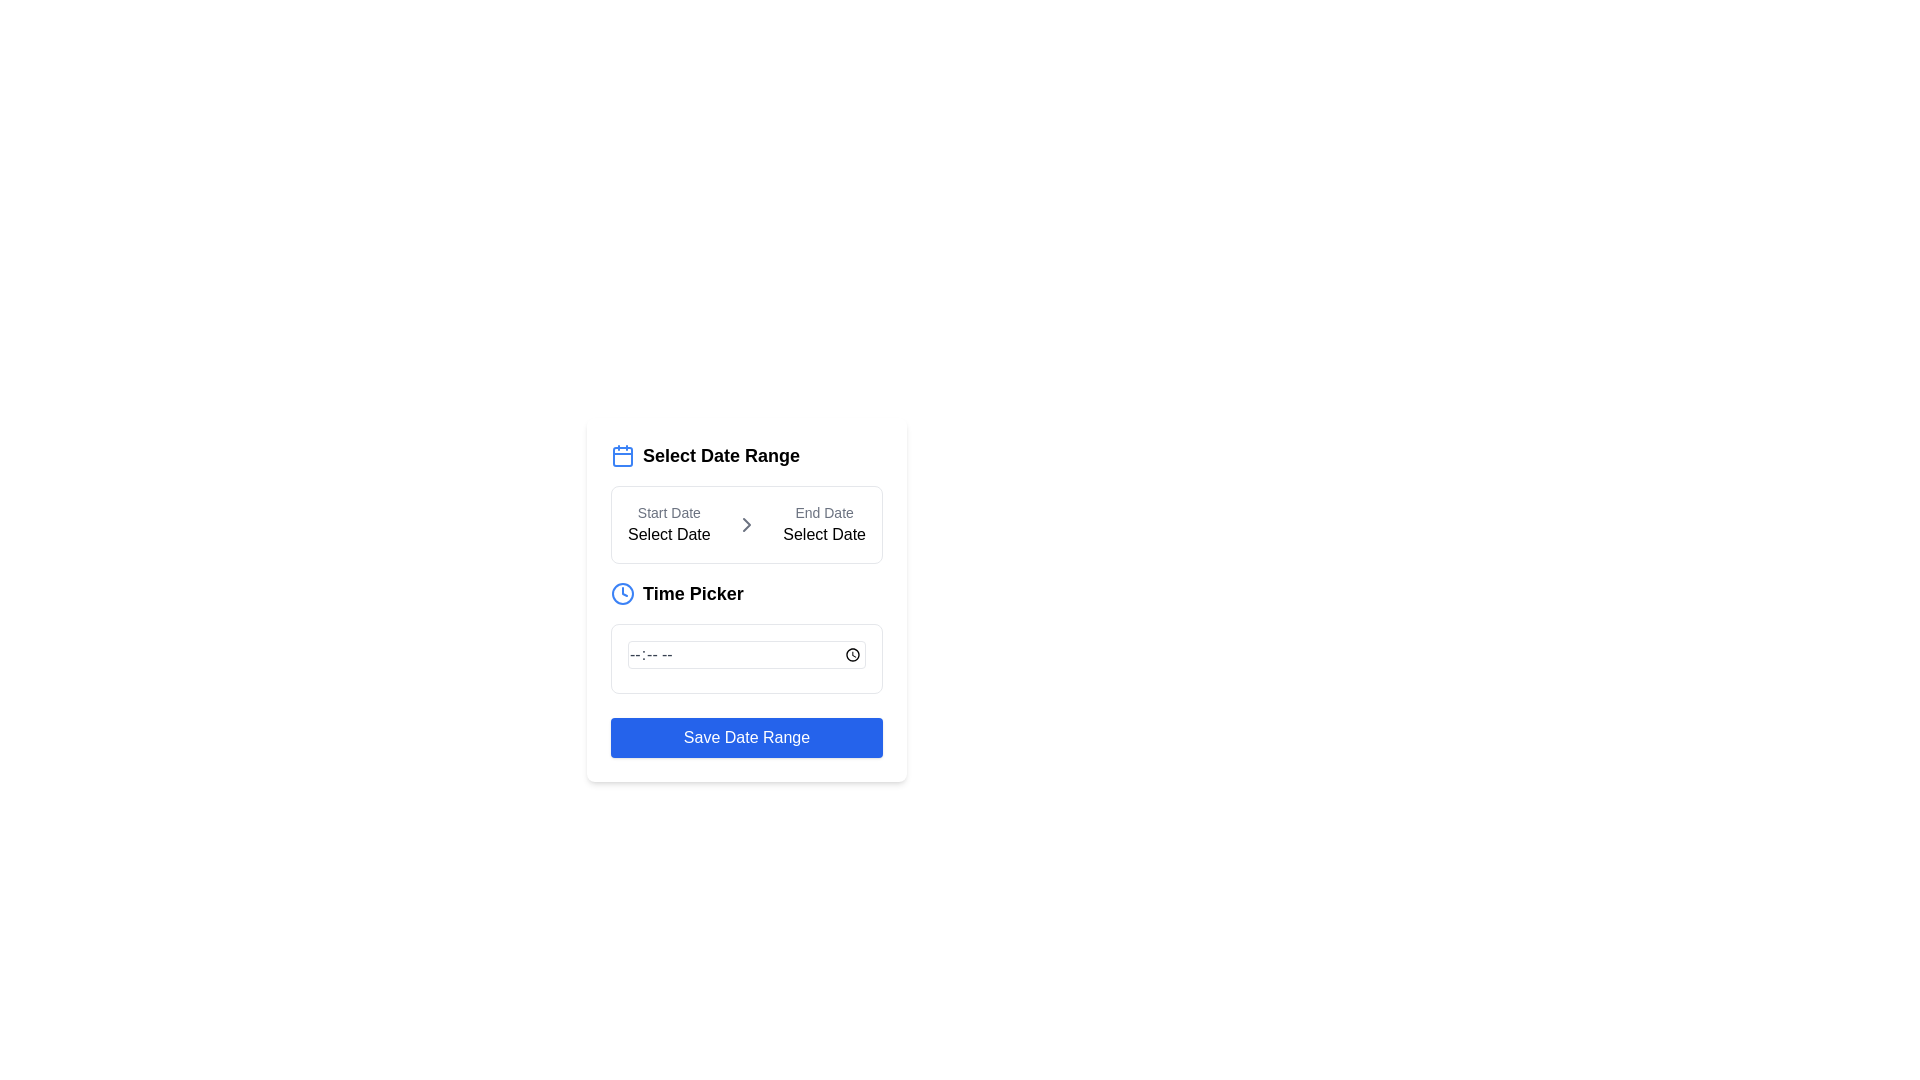 The height and width of the screenshot is (1080, 1920). What do you see at coordinates (669, 512) in the screenshot?
I see `the text label that indicates the start date of a range, located above the 'Select Date' text in the 'Select Date Range' section` at bounding box center [669, 512].